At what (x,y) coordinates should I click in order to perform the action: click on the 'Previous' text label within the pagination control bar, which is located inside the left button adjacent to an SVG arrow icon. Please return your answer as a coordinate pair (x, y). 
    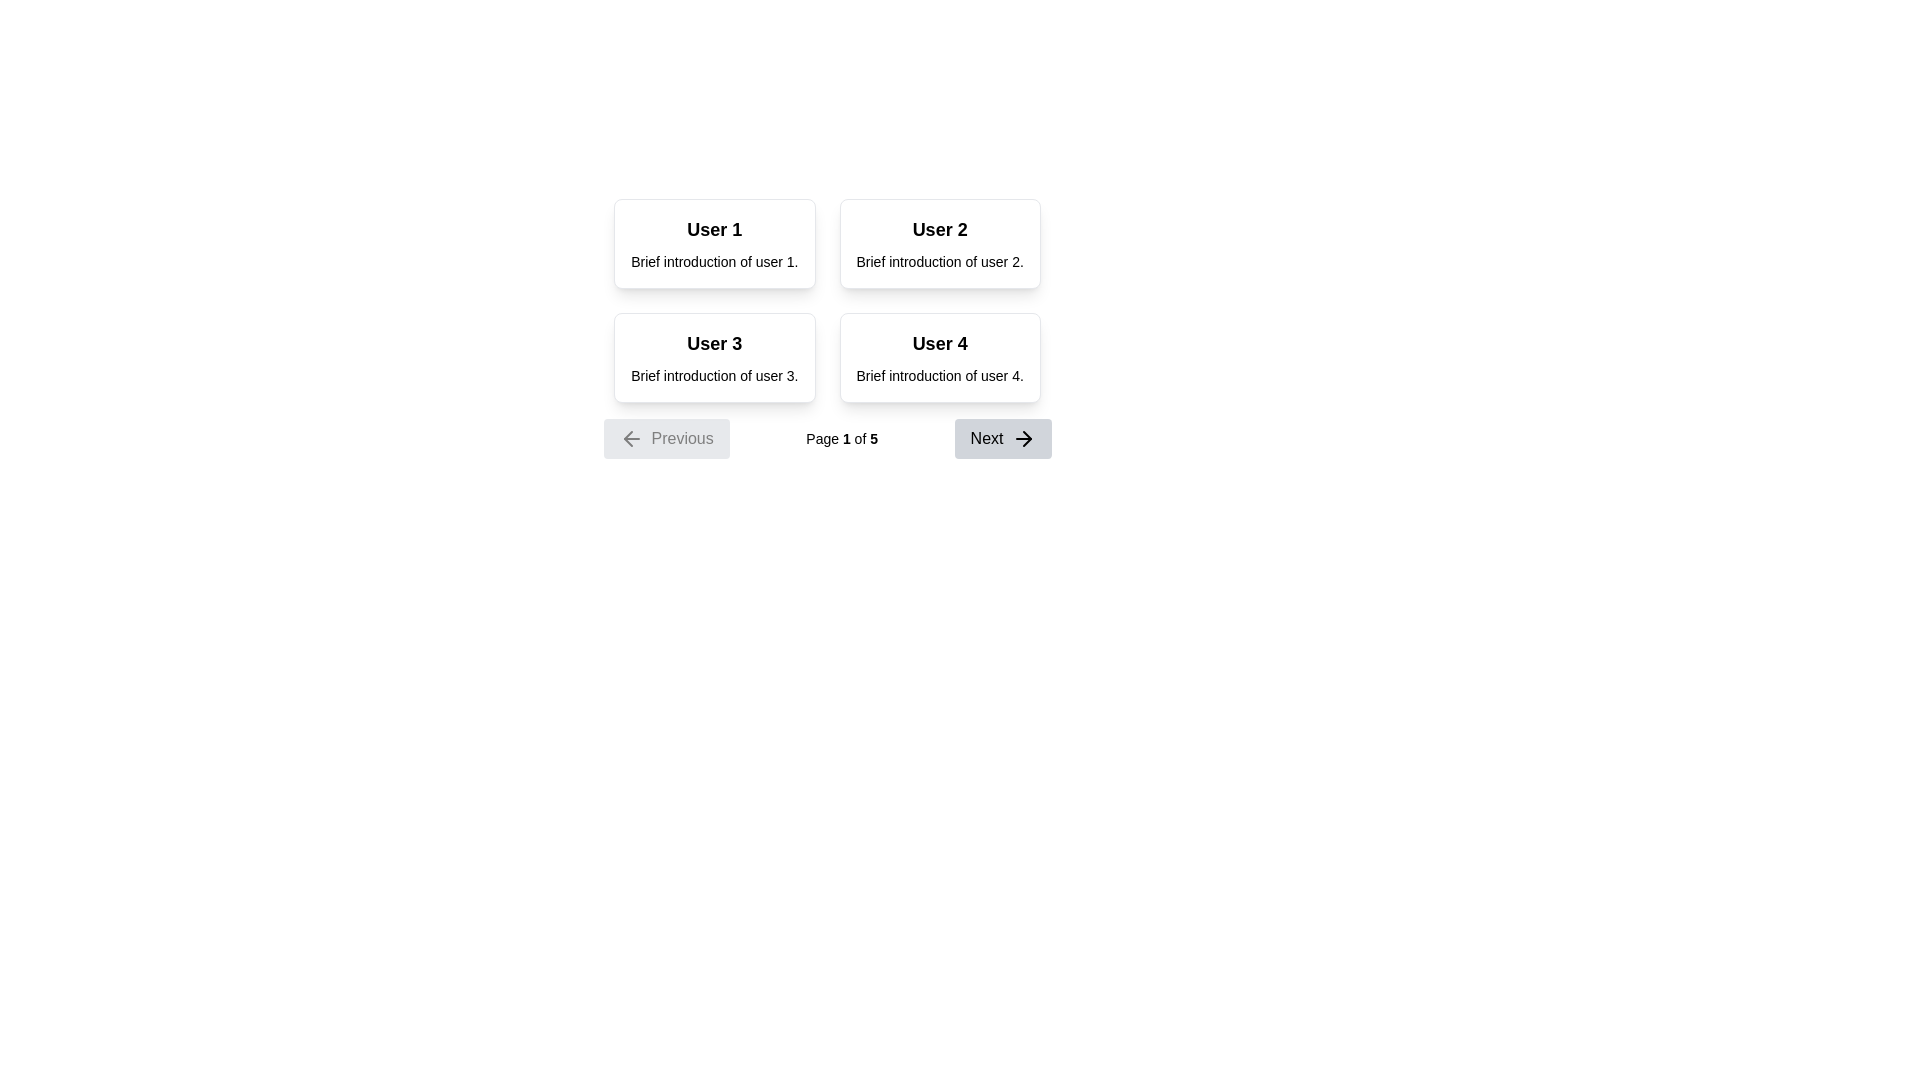
    Looking at the image, I should click on (682, 438).